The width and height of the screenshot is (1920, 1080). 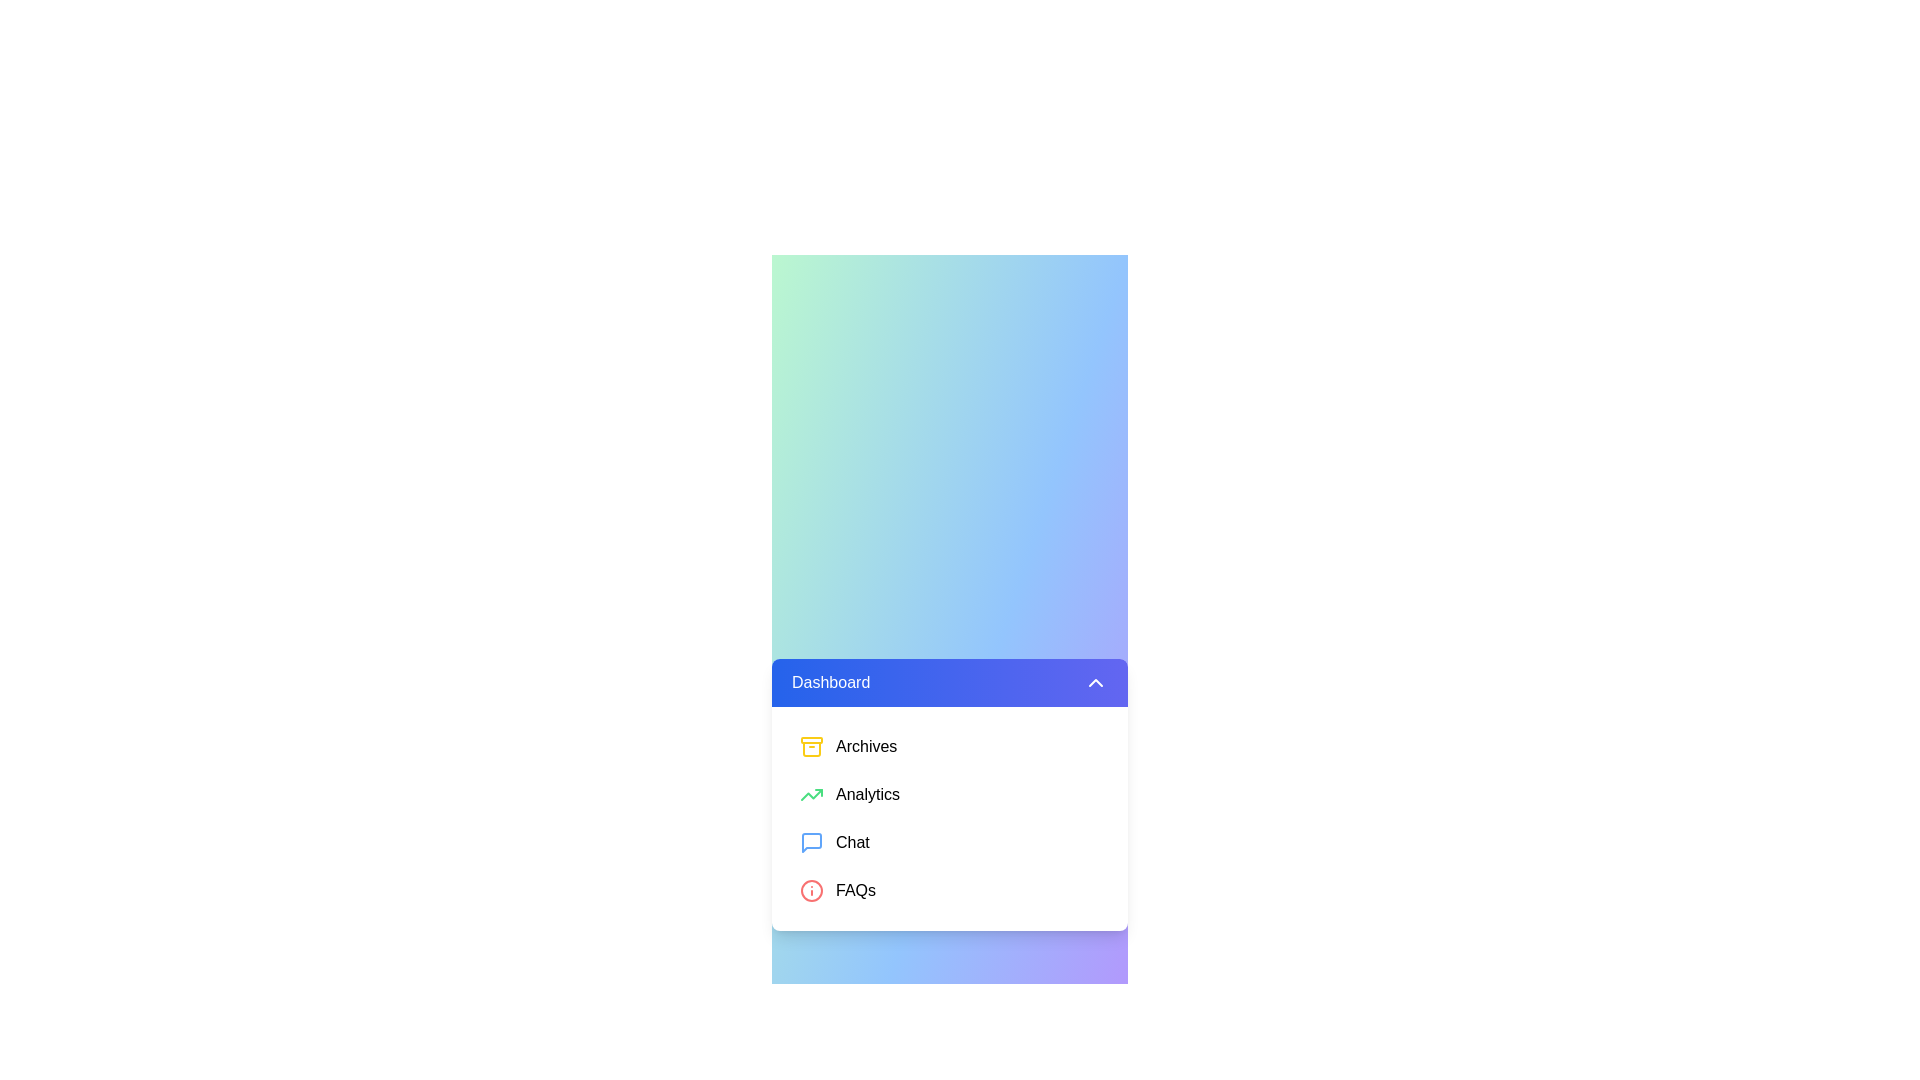 I want to click on the menu item Chat, so click(x=949, y=843).